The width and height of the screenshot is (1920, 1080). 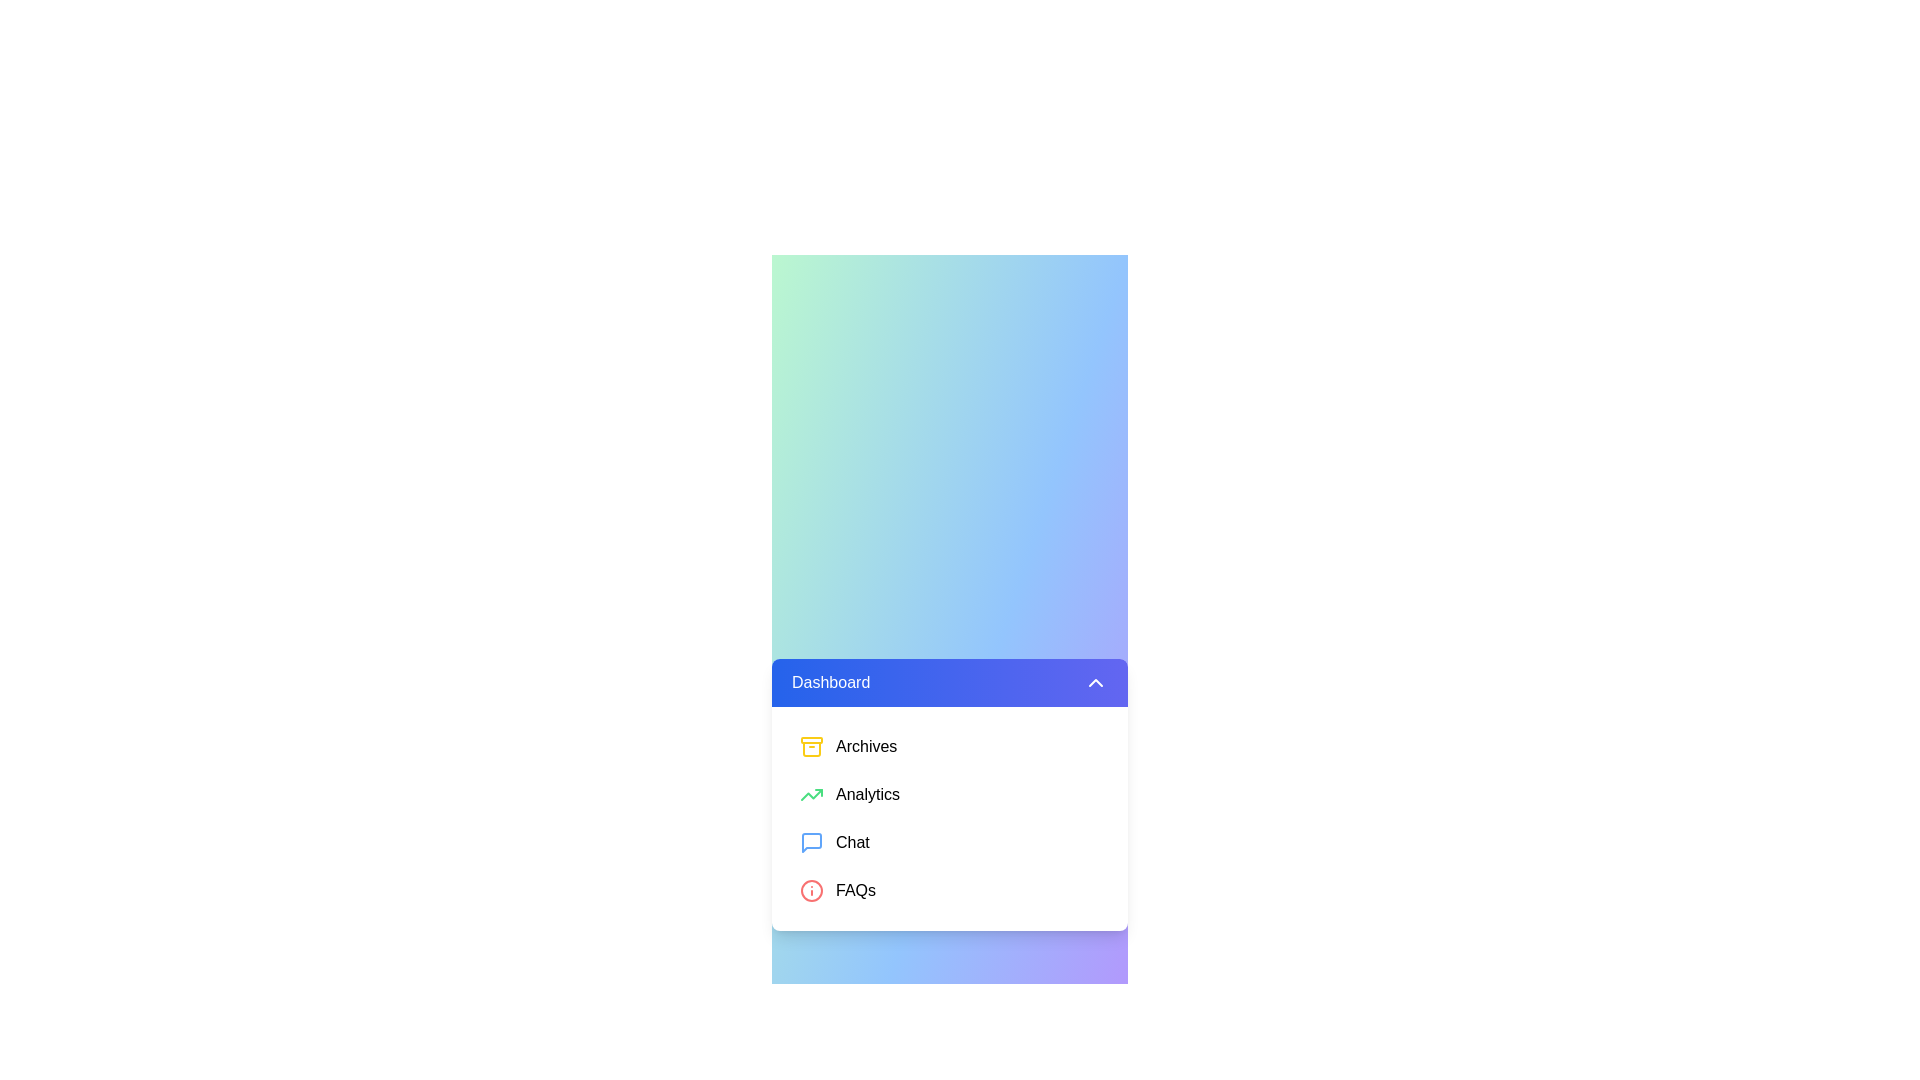 I want to click on the menu item Chat, so click(x=949, y=843).